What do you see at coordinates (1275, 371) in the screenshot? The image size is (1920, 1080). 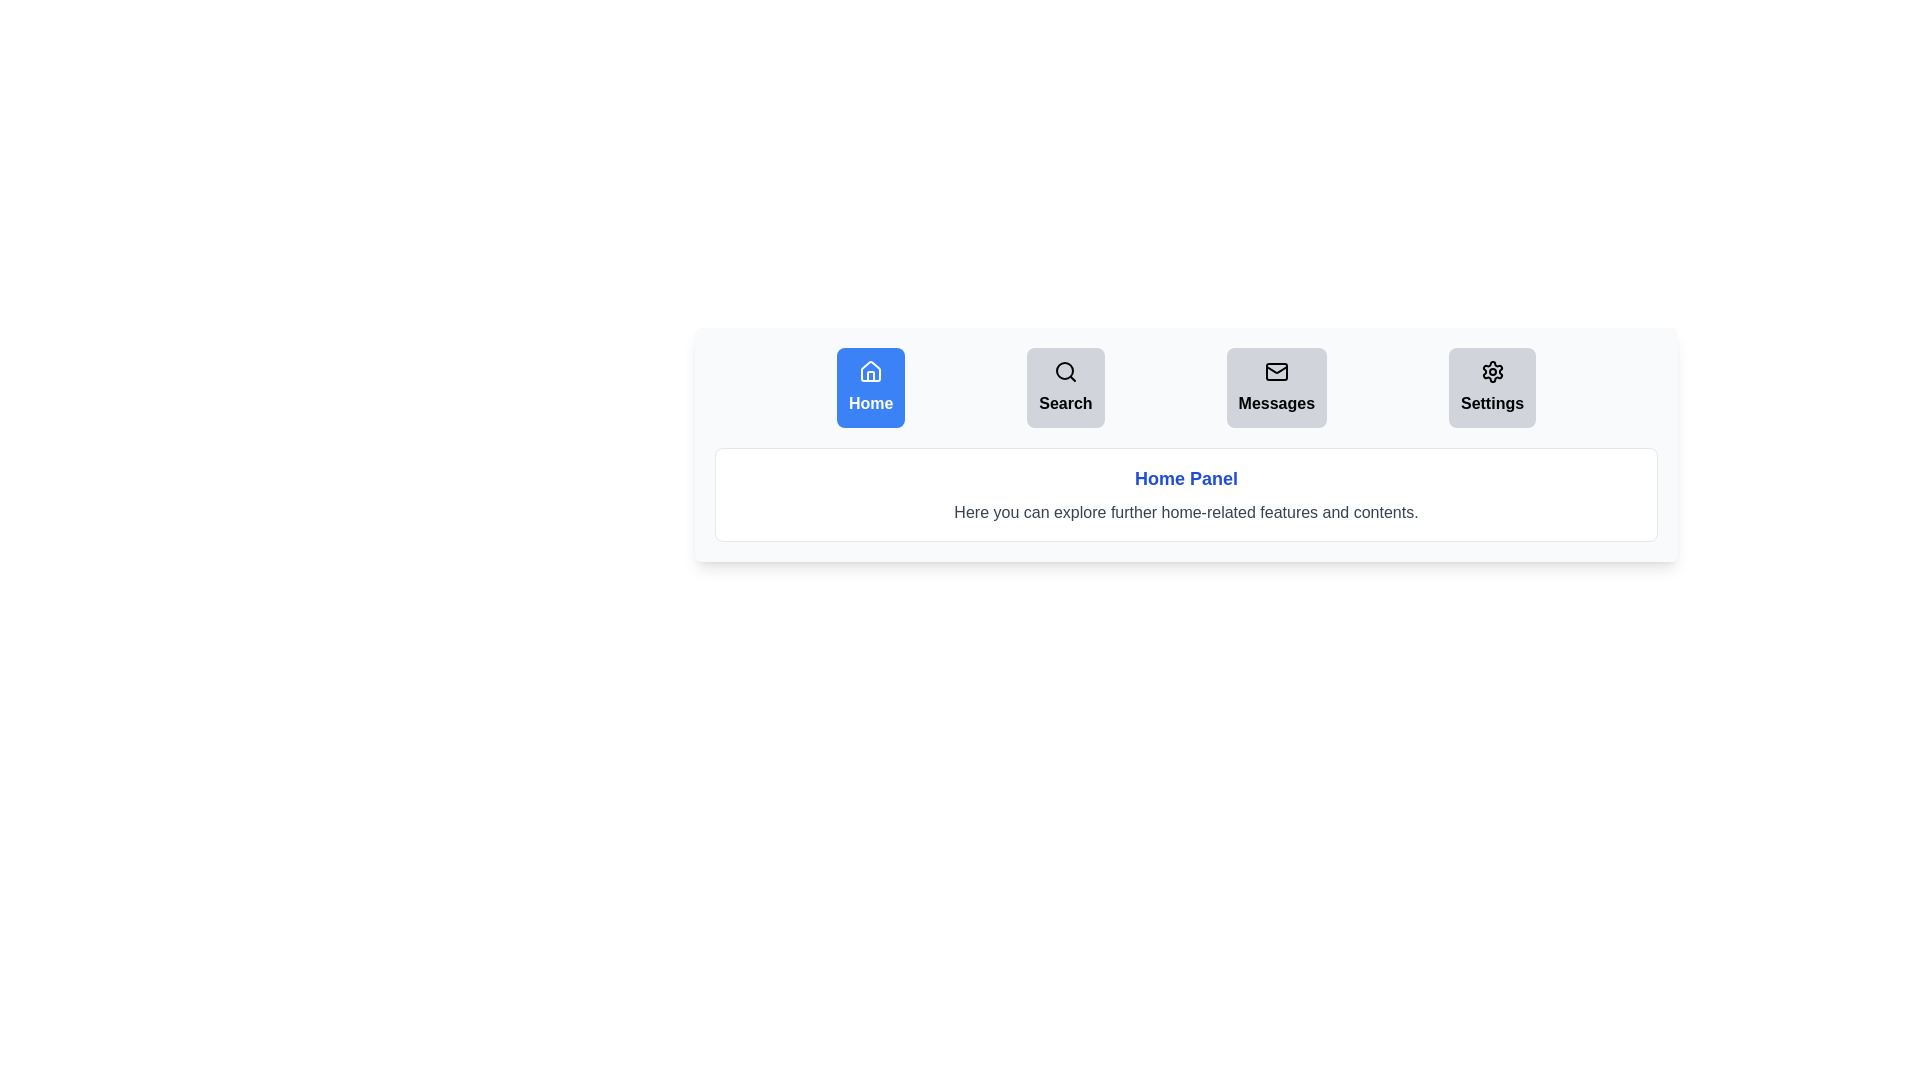 I see `the 'Messages' button, which contains a stylized mail icon and the text 'Messages' directly below it` at bounding box center [1275, 371].